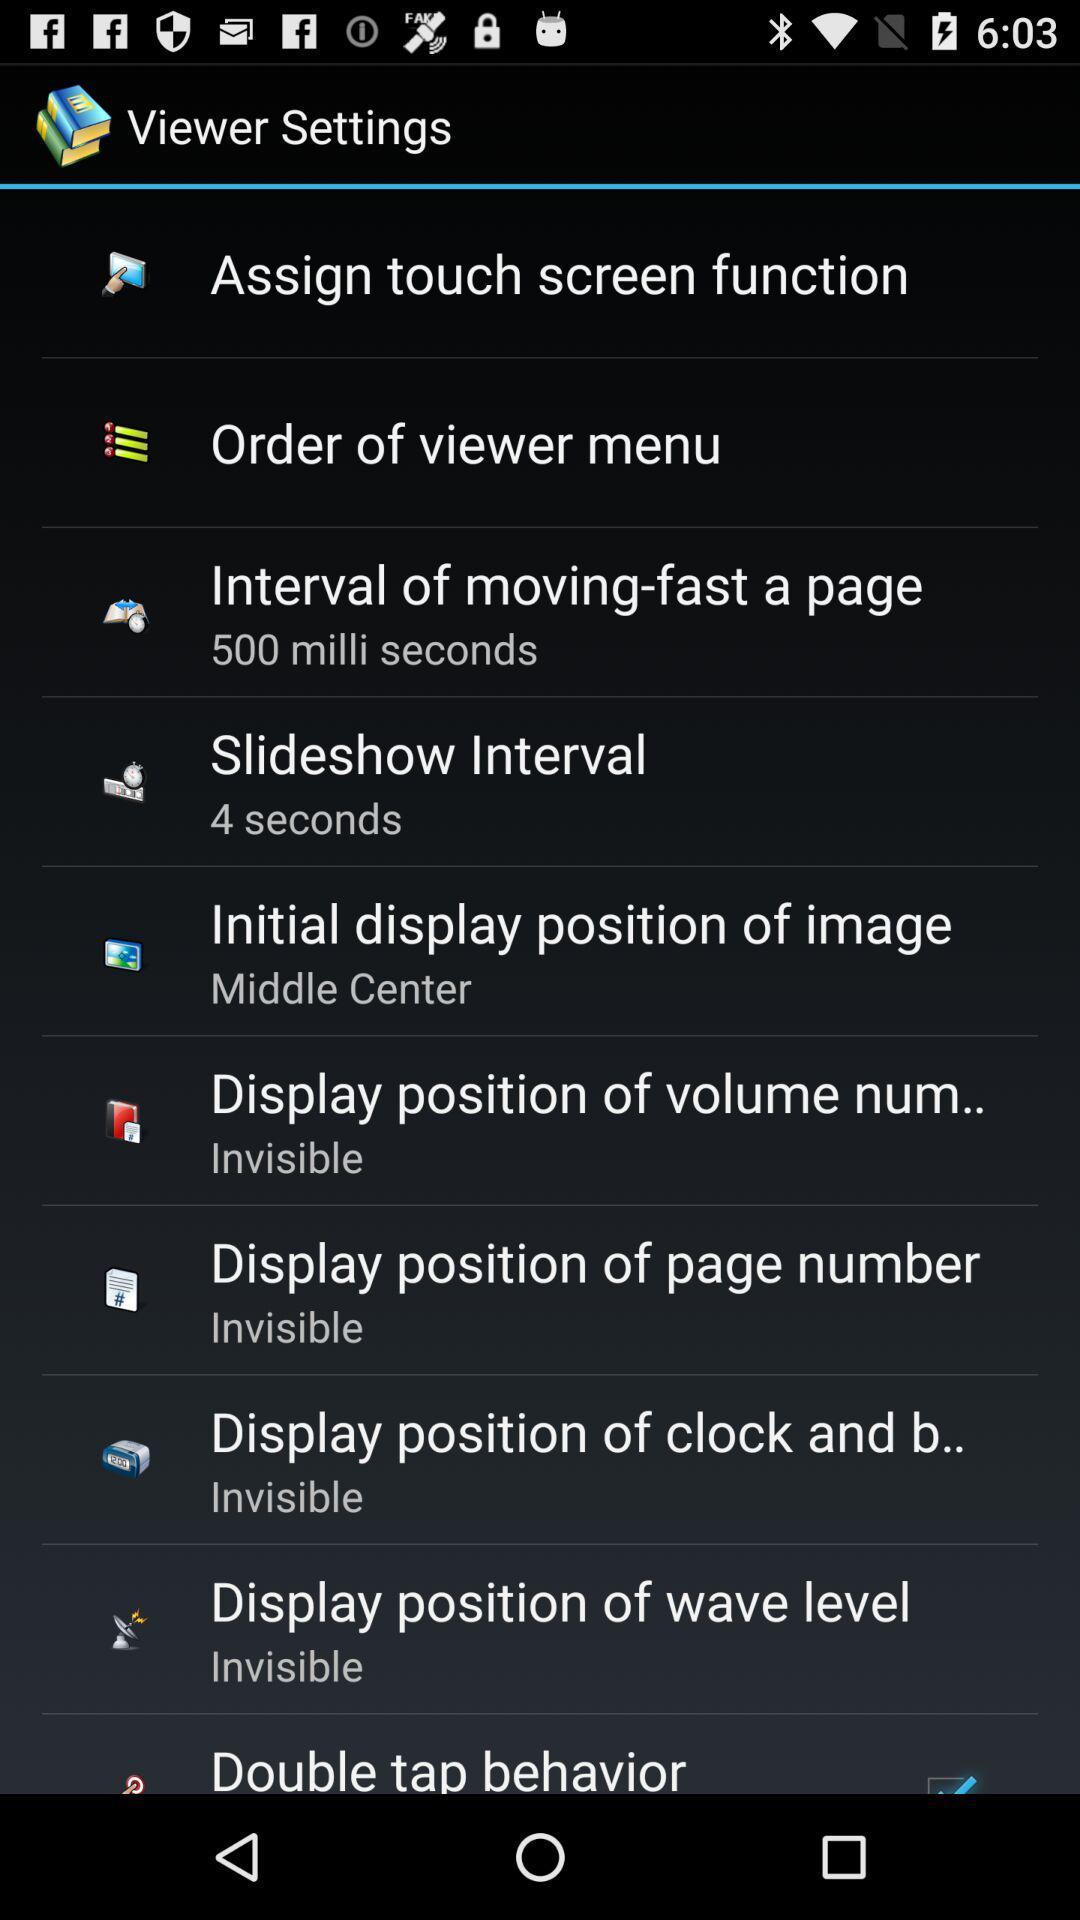 The width and height of the screenshot is (1080, 1920). I want to click on app below the order of viewer, so click(566, 582).